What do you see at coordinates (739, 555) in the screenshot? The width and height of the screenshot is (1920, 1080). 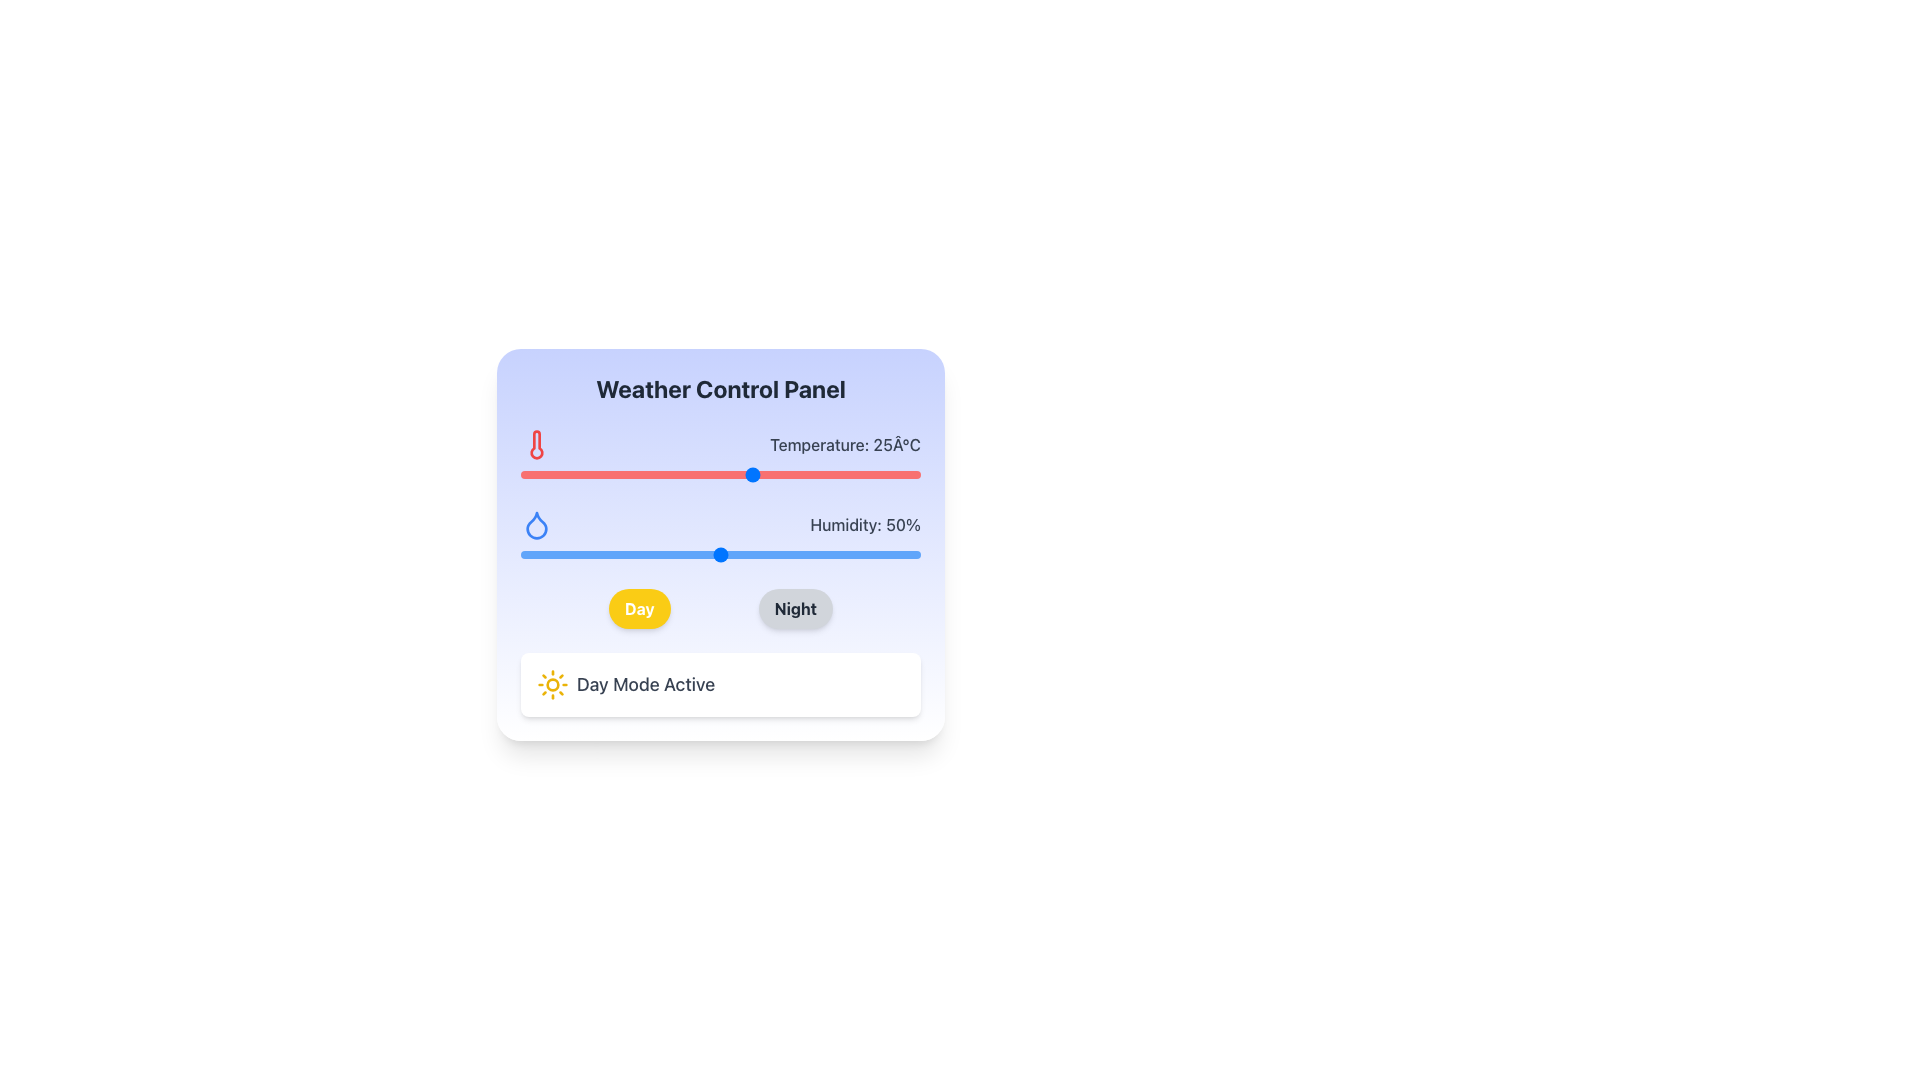 I see `humidity level` at bounding box center [739, 555].